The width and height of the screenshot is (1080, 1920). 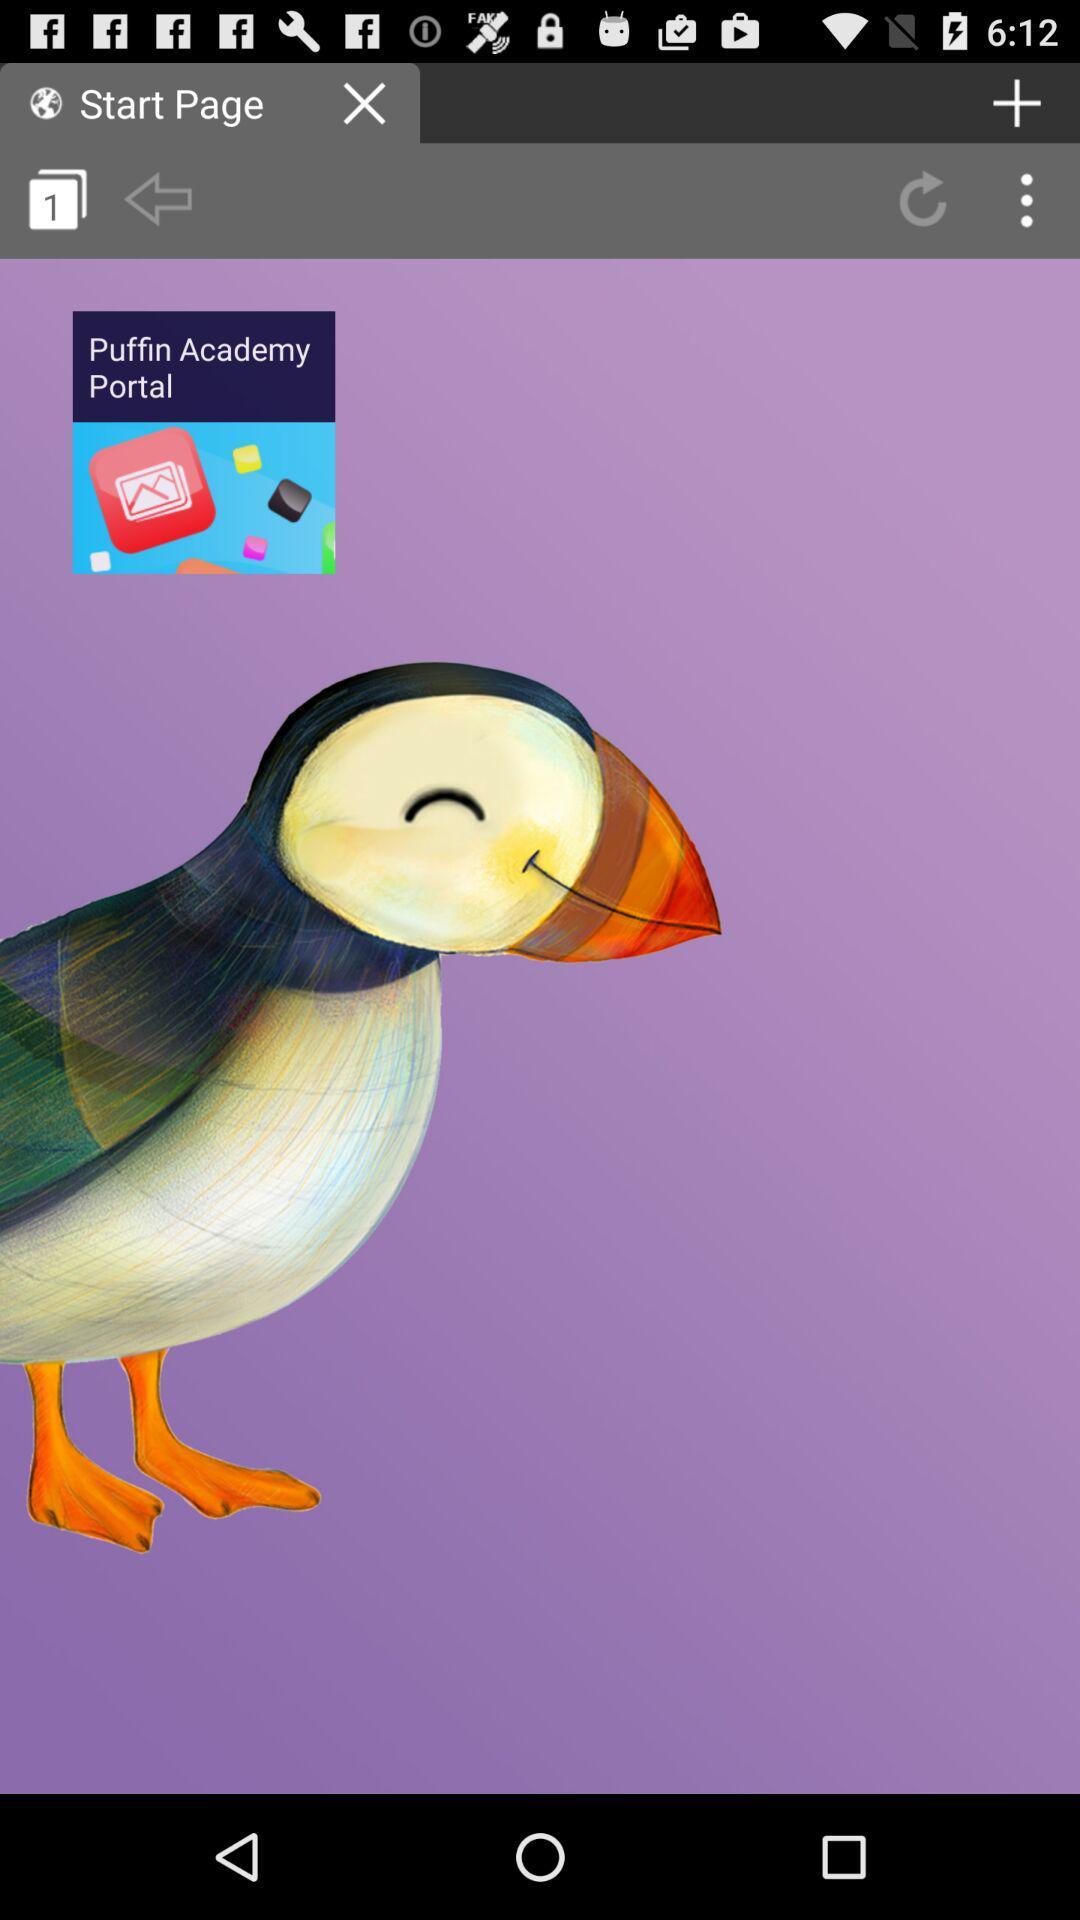 What do you see at coordinates (367, 109) in the screenshot?
I see `the close icon` at bounding box center [367, 109].